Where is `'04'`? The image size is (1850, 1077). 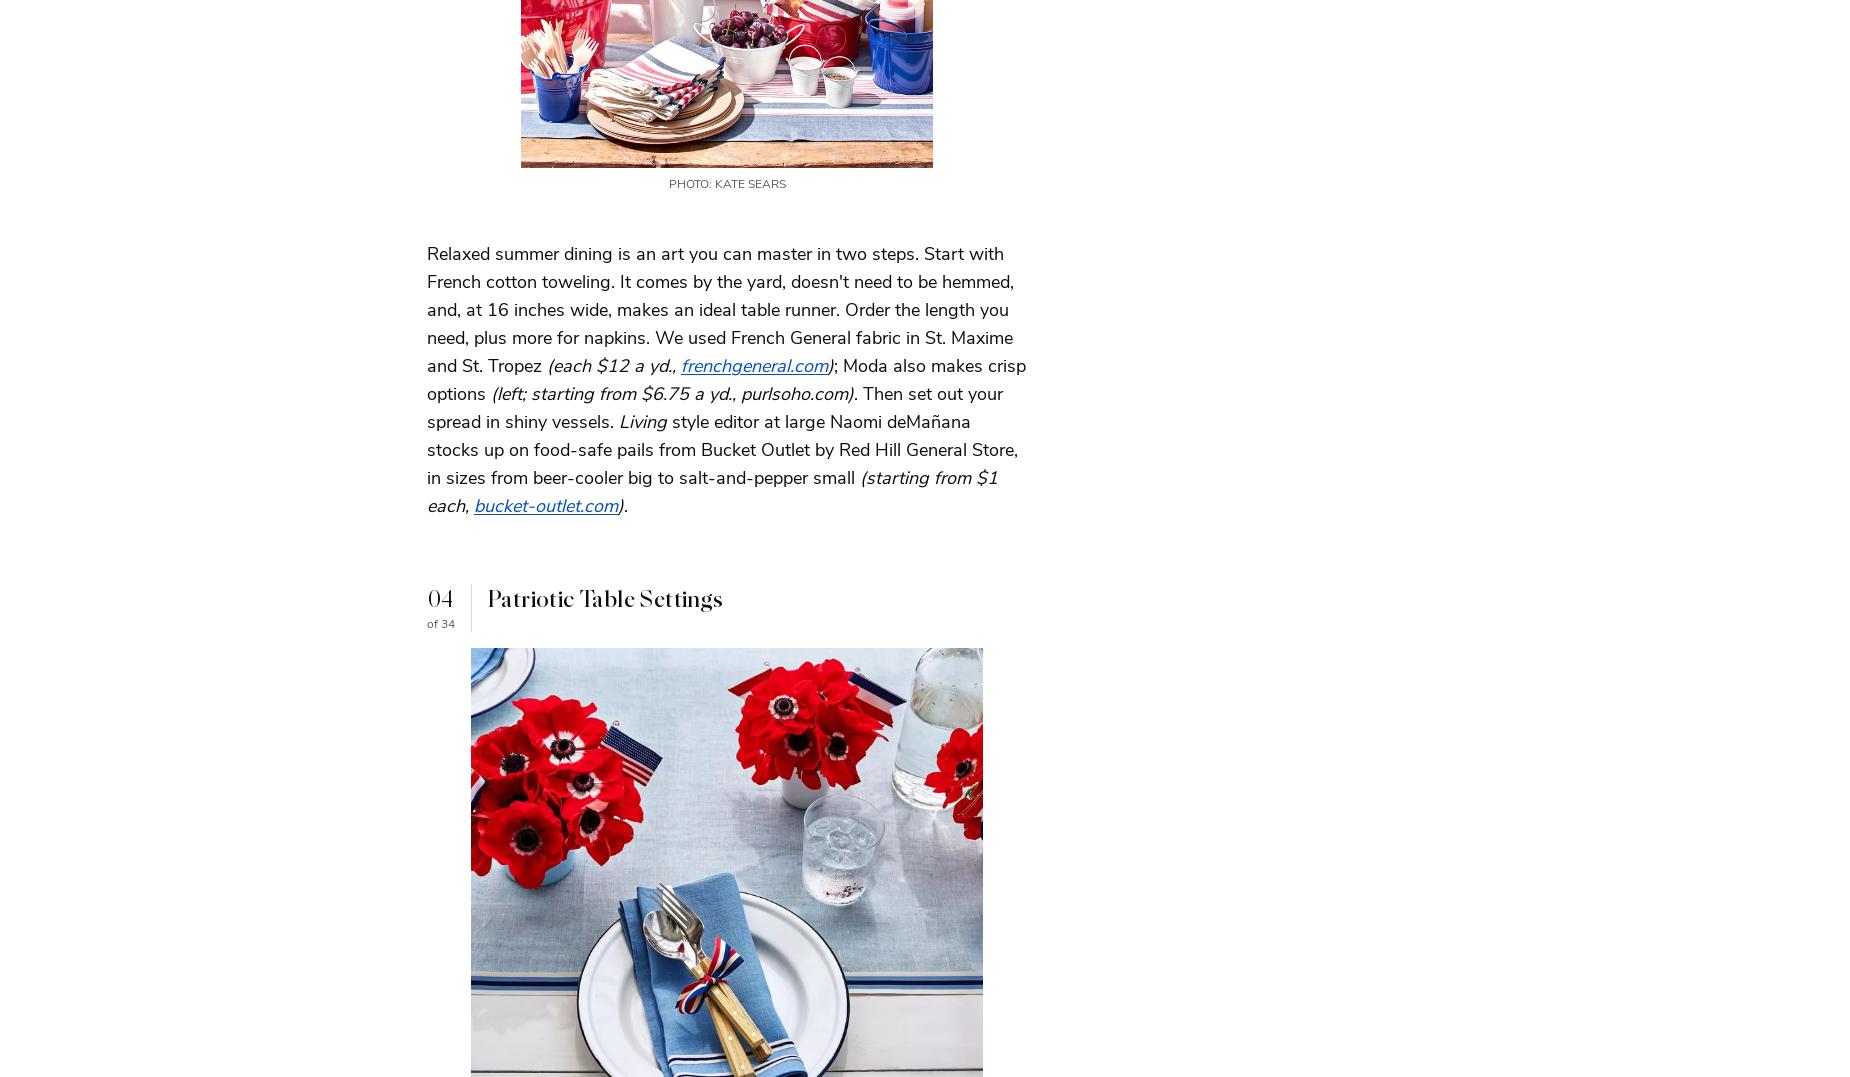 '04' is located at coordinates (427, 598).